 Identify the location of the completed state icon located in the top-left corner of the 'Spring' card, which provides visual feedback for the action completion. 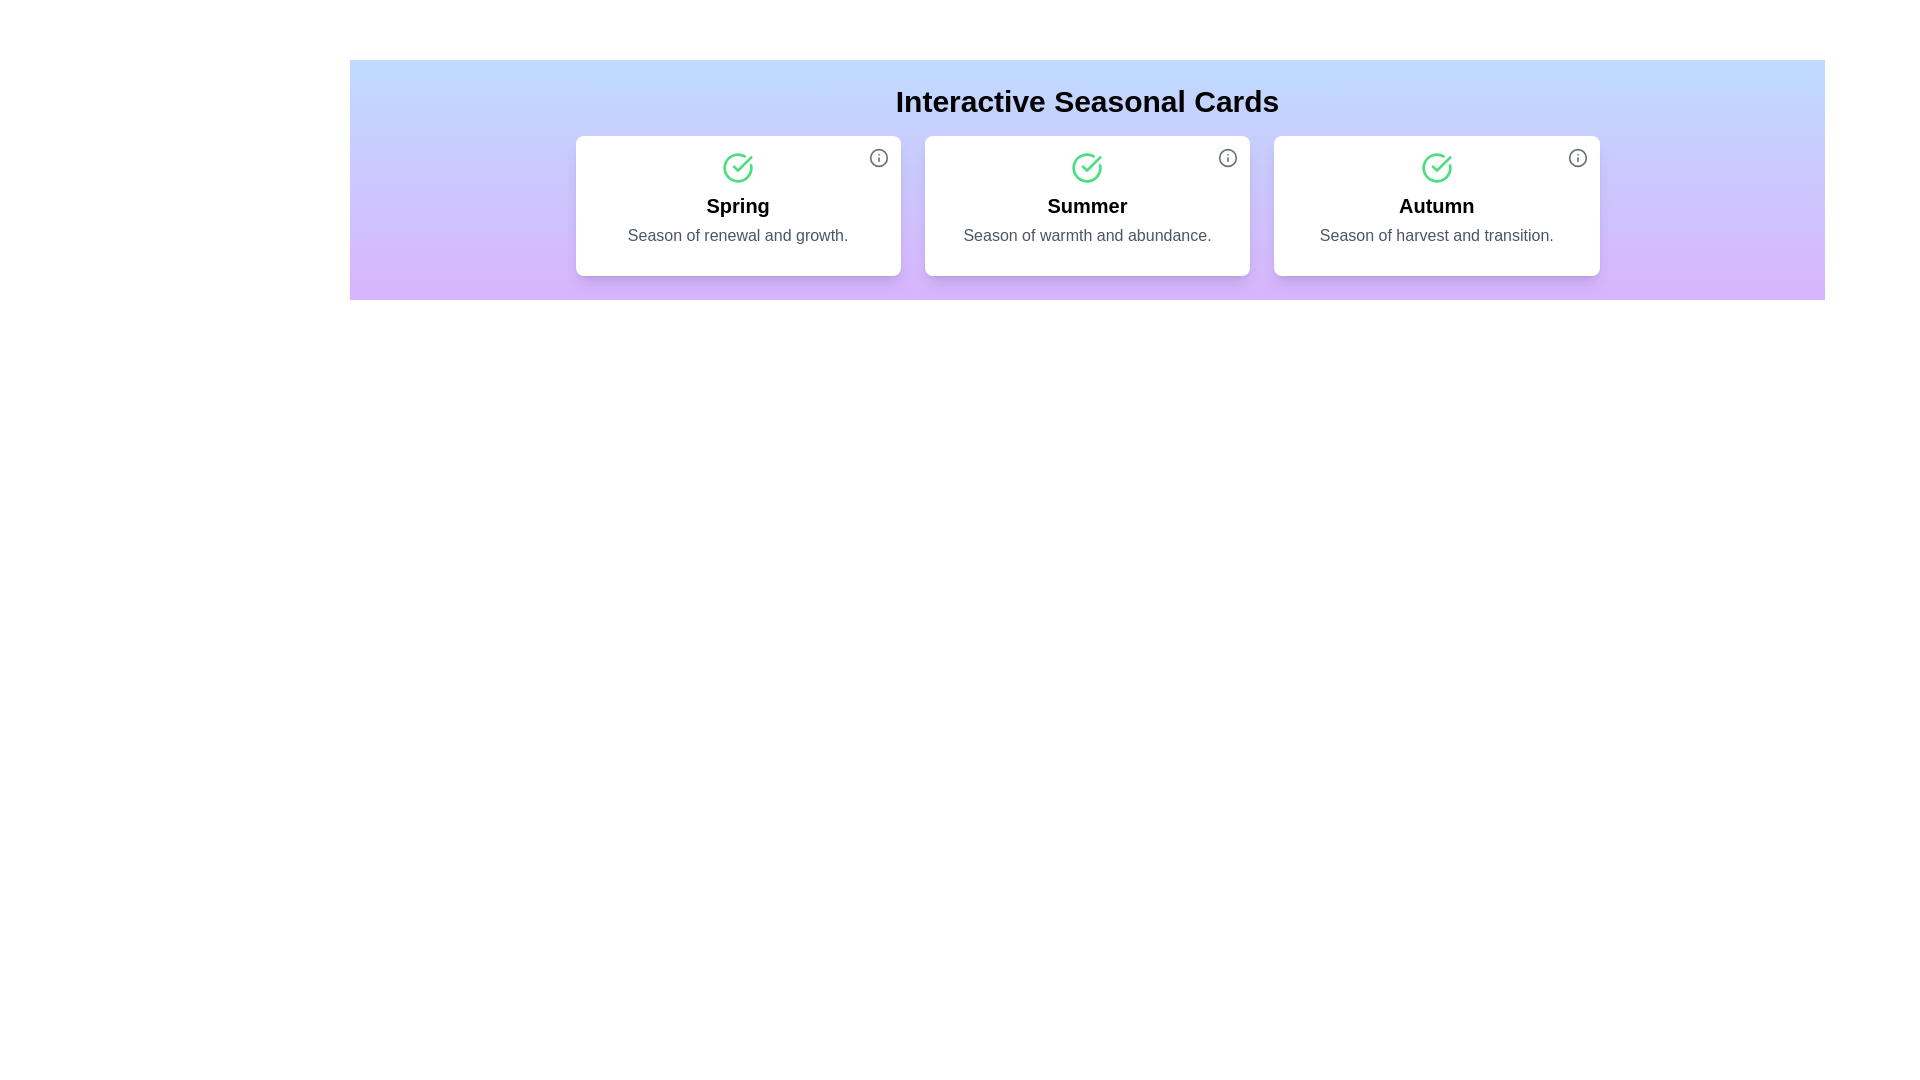
(737, 167).